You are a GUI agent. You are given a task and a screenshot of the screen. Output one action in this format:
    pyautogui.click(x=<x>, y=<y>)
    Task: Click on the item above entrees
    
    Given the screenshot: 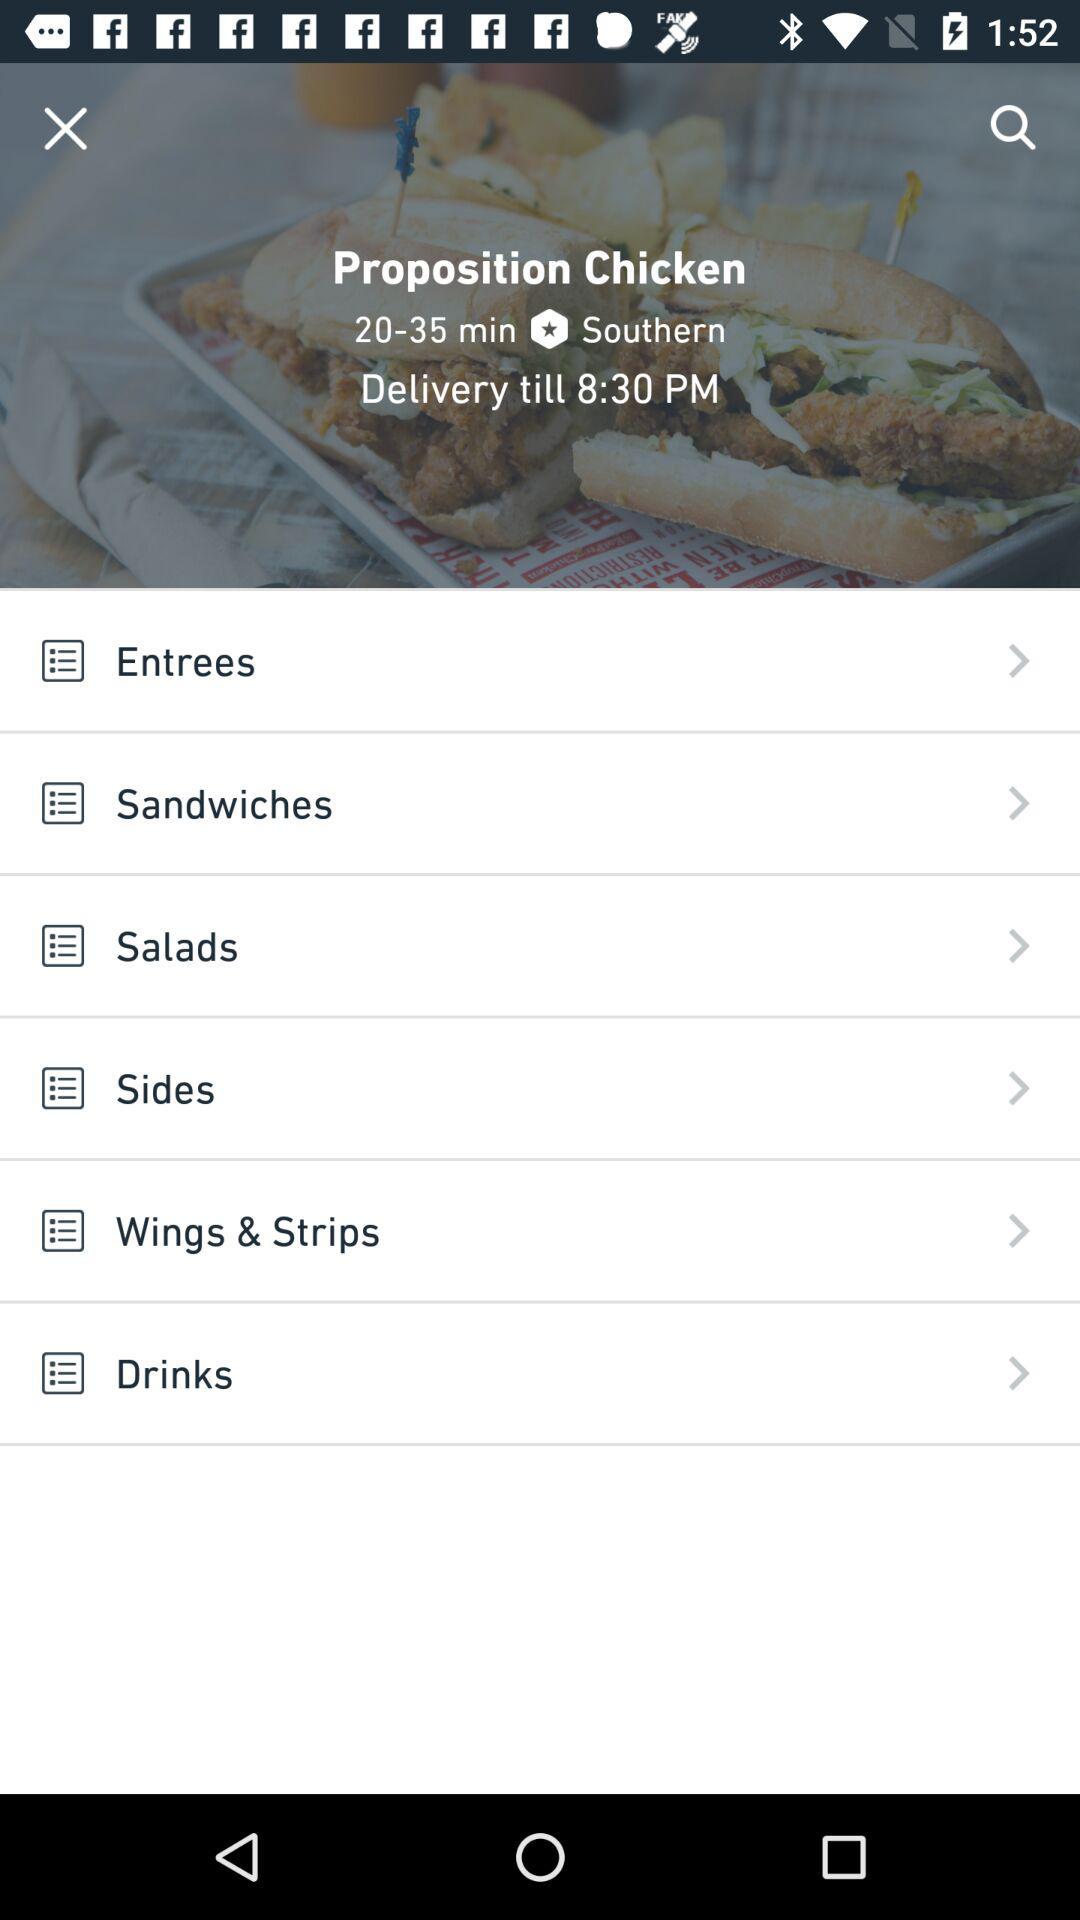 What is the action you would take?
    pyautogui.click(x=1014, y=127)
    